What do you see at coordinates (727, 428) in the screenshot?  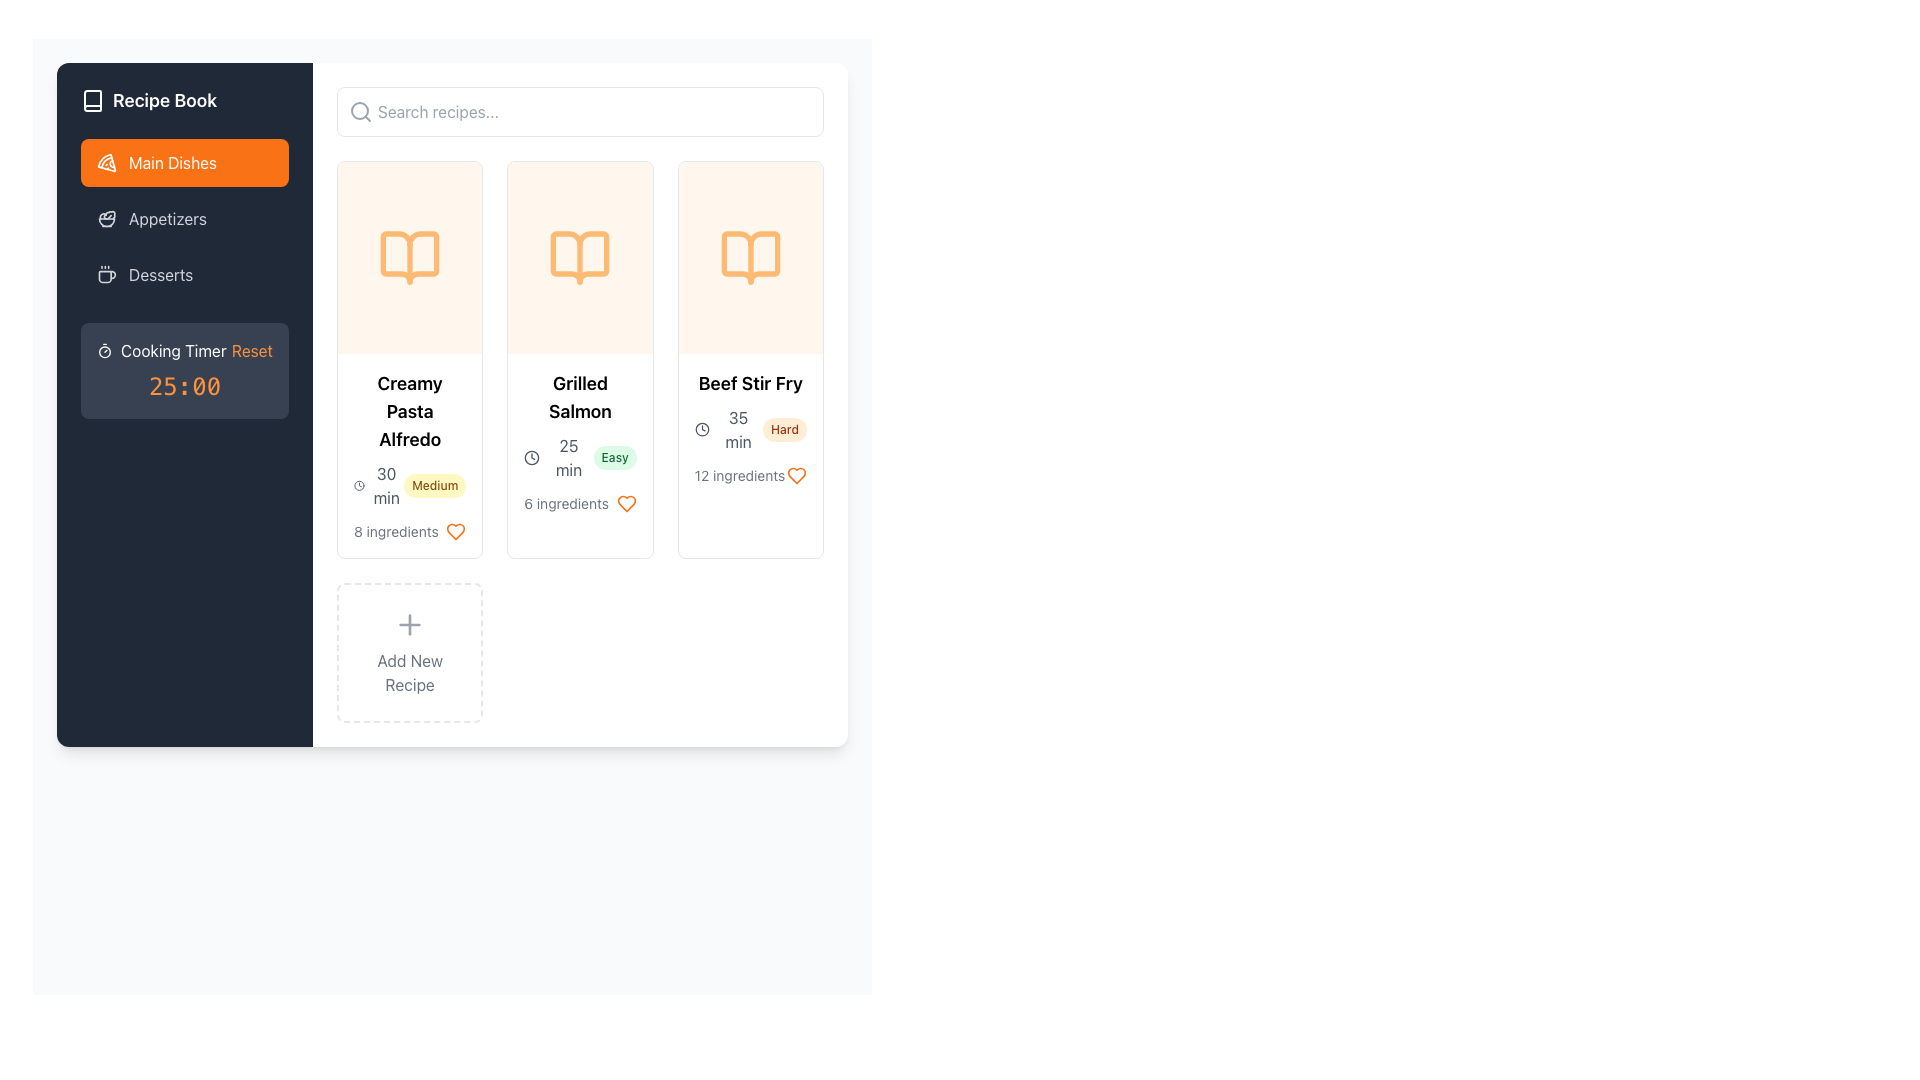 I see `text displaying '35 min' next to the clock icon in the detailed information section of the 'Beef Stir Fry' recipe card to note the cooking duration` at bounding box center [727, 428].